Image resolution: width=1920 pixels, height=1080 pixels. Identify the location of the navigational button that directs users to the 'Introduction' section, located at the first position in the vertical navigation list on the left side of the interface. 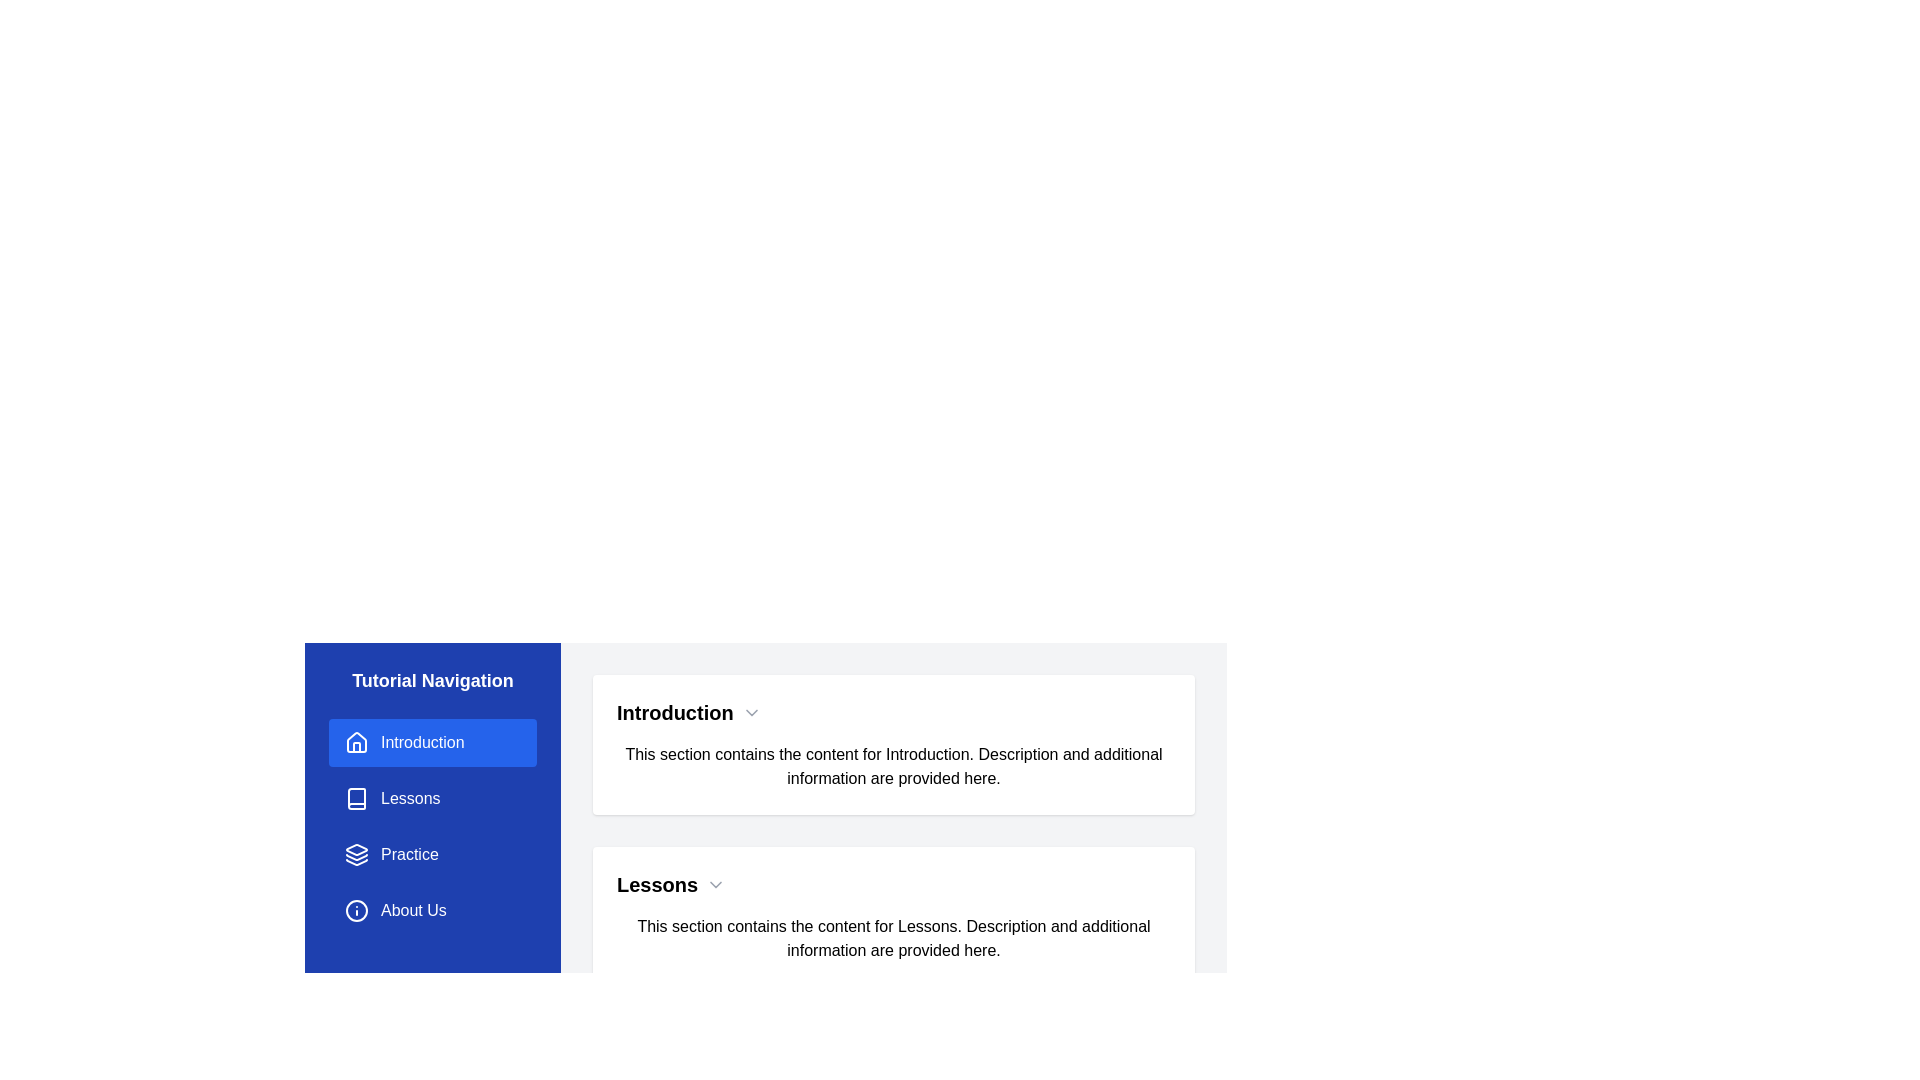
(431, 743).